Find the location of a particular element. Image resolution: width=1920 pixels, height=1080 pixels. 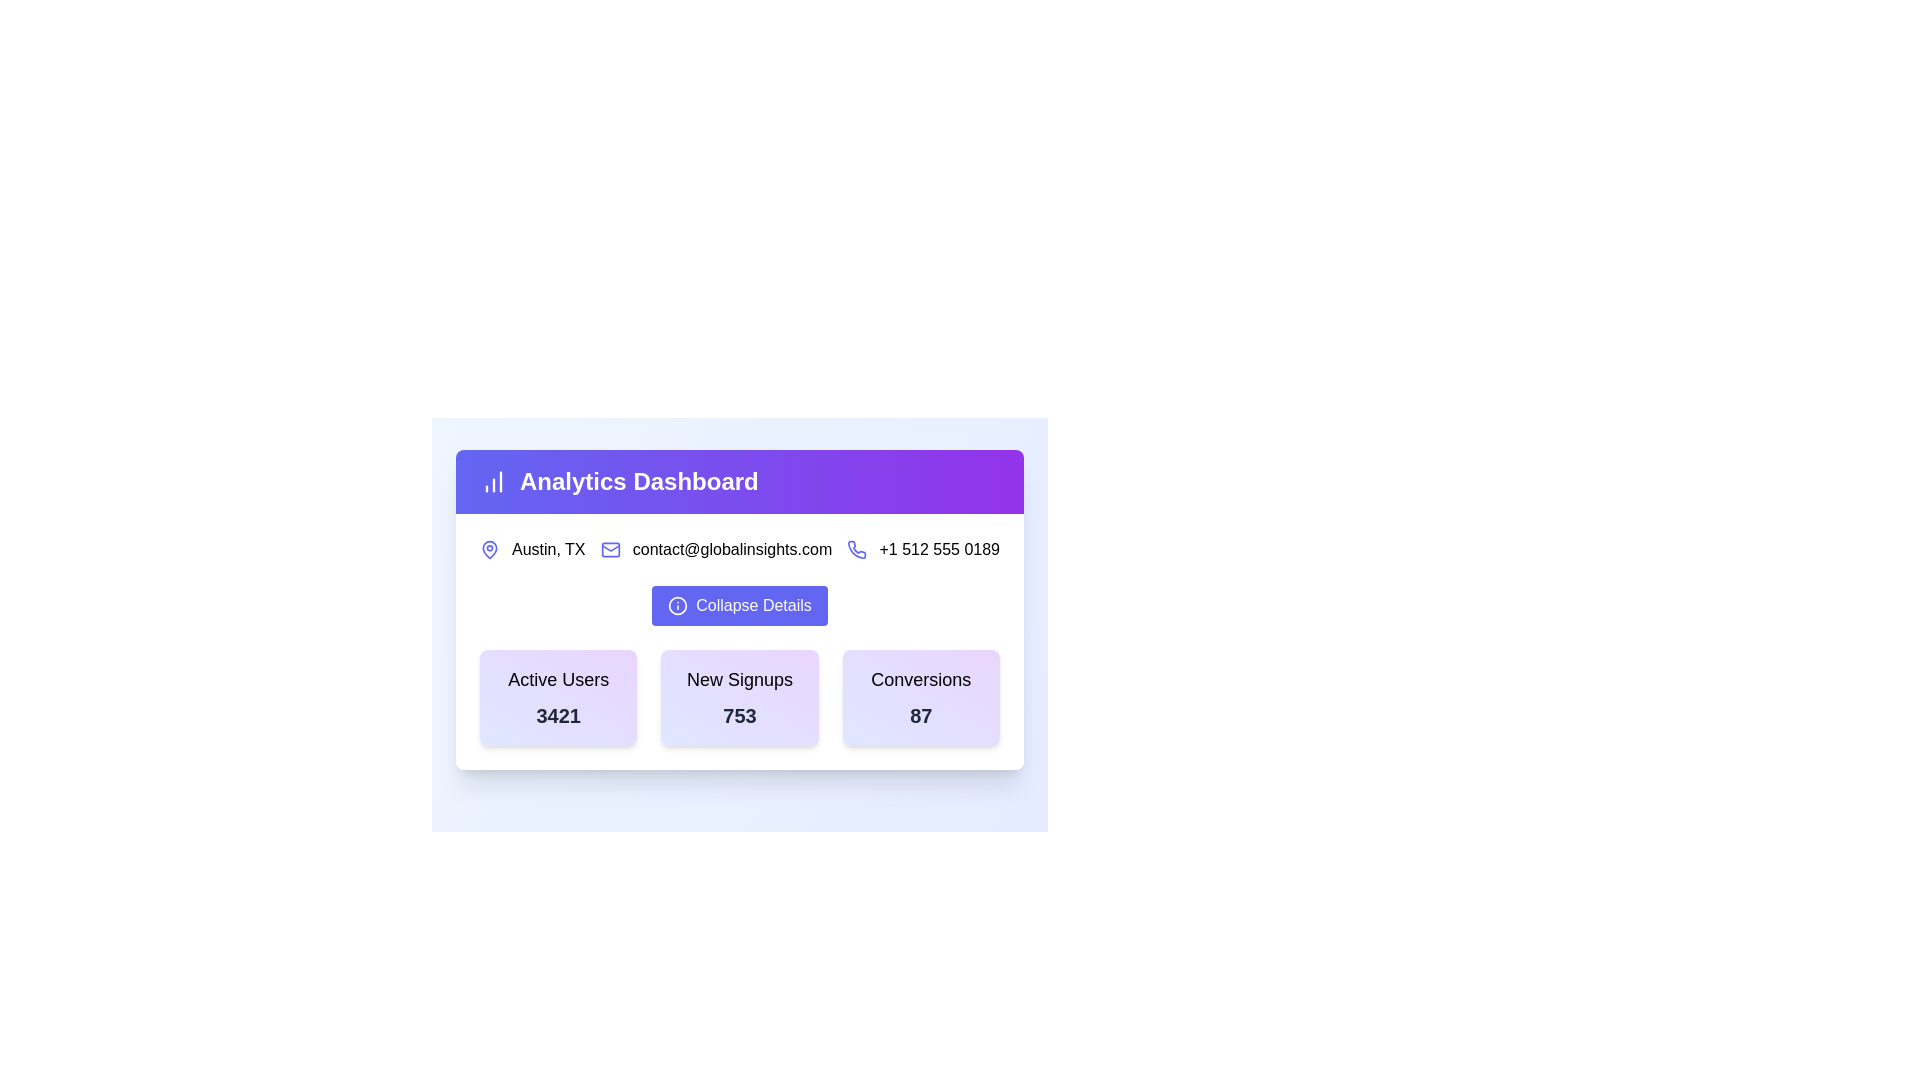

the supporting icon located at the leftmost edge of the 'Collapse Details' button to enhance the button's context is located at coordinates (678, 604).